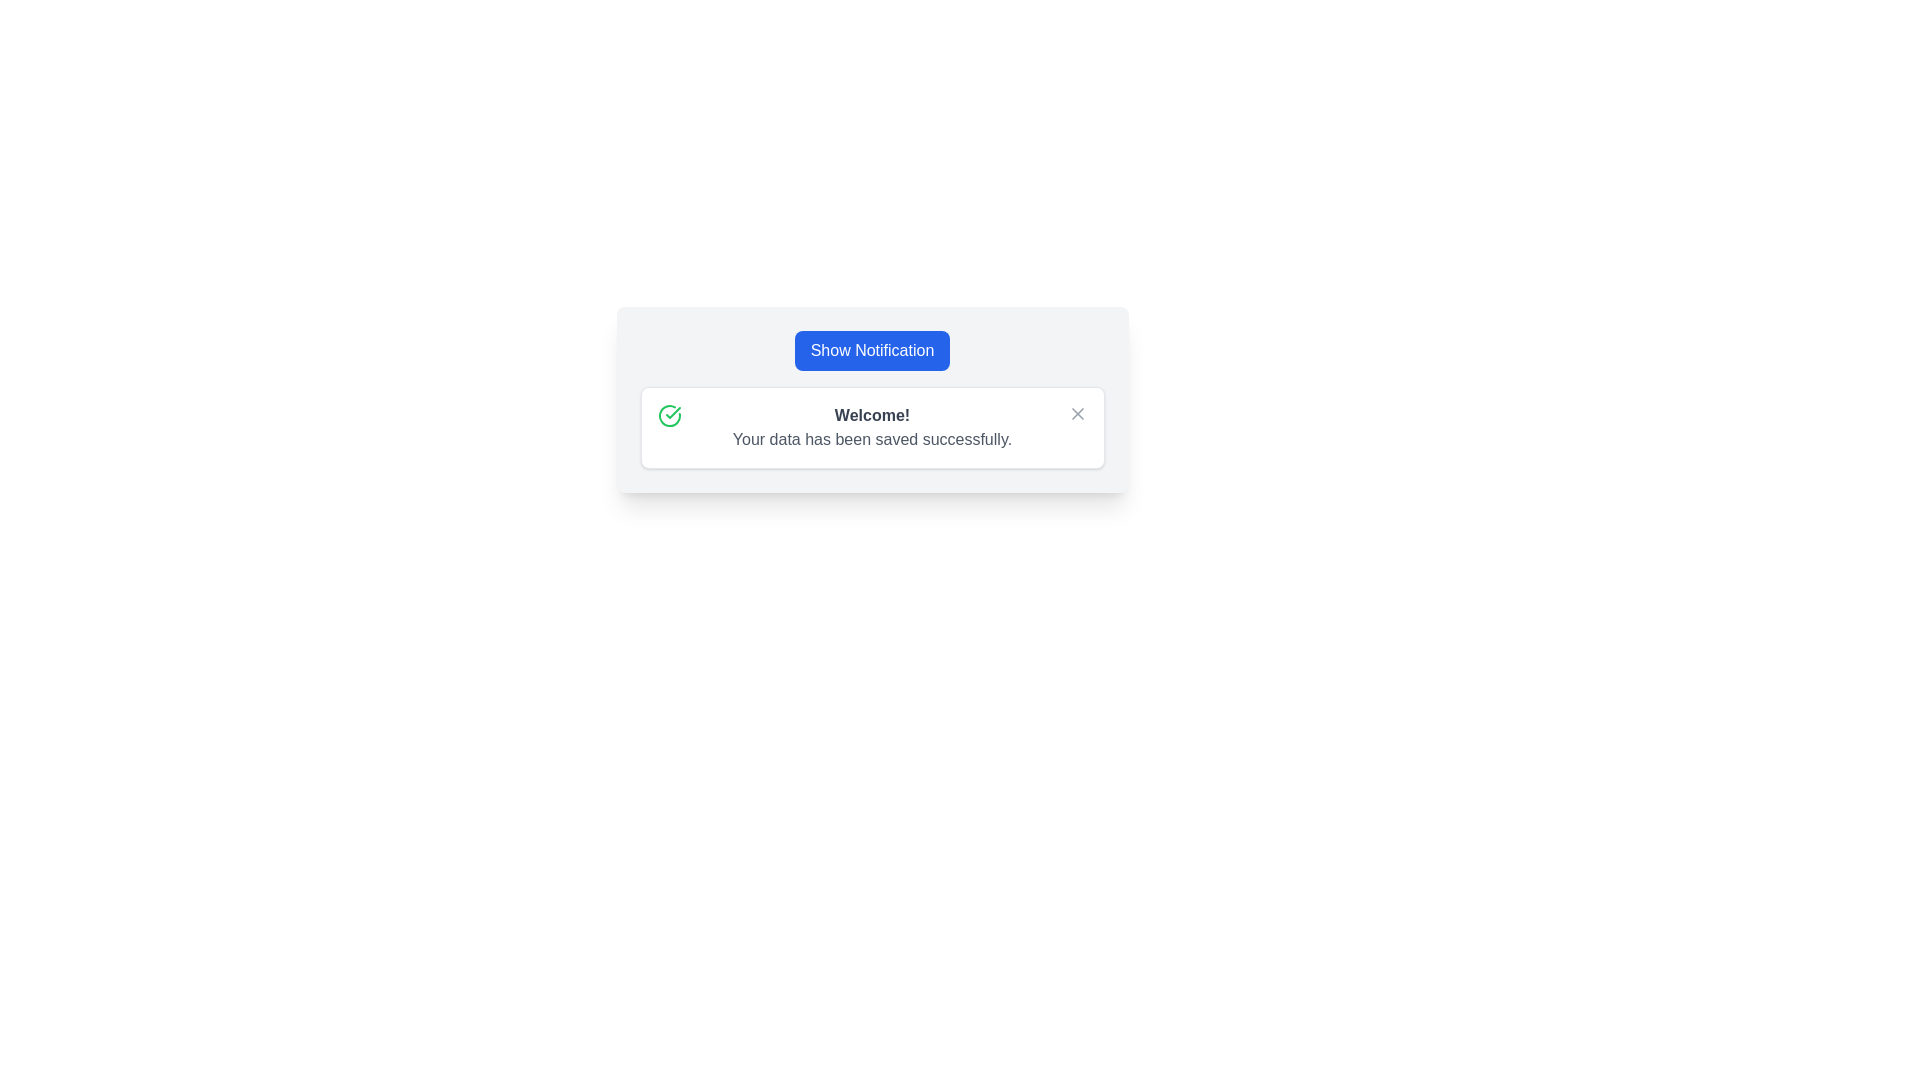 Image resolution: width=1920 pixels, height=1080 pixels. Describe the element at coordinates (672, 411) in the screenshot. I see `the checkmark shape element inside the green circular icon located in the notification message area` at that location.